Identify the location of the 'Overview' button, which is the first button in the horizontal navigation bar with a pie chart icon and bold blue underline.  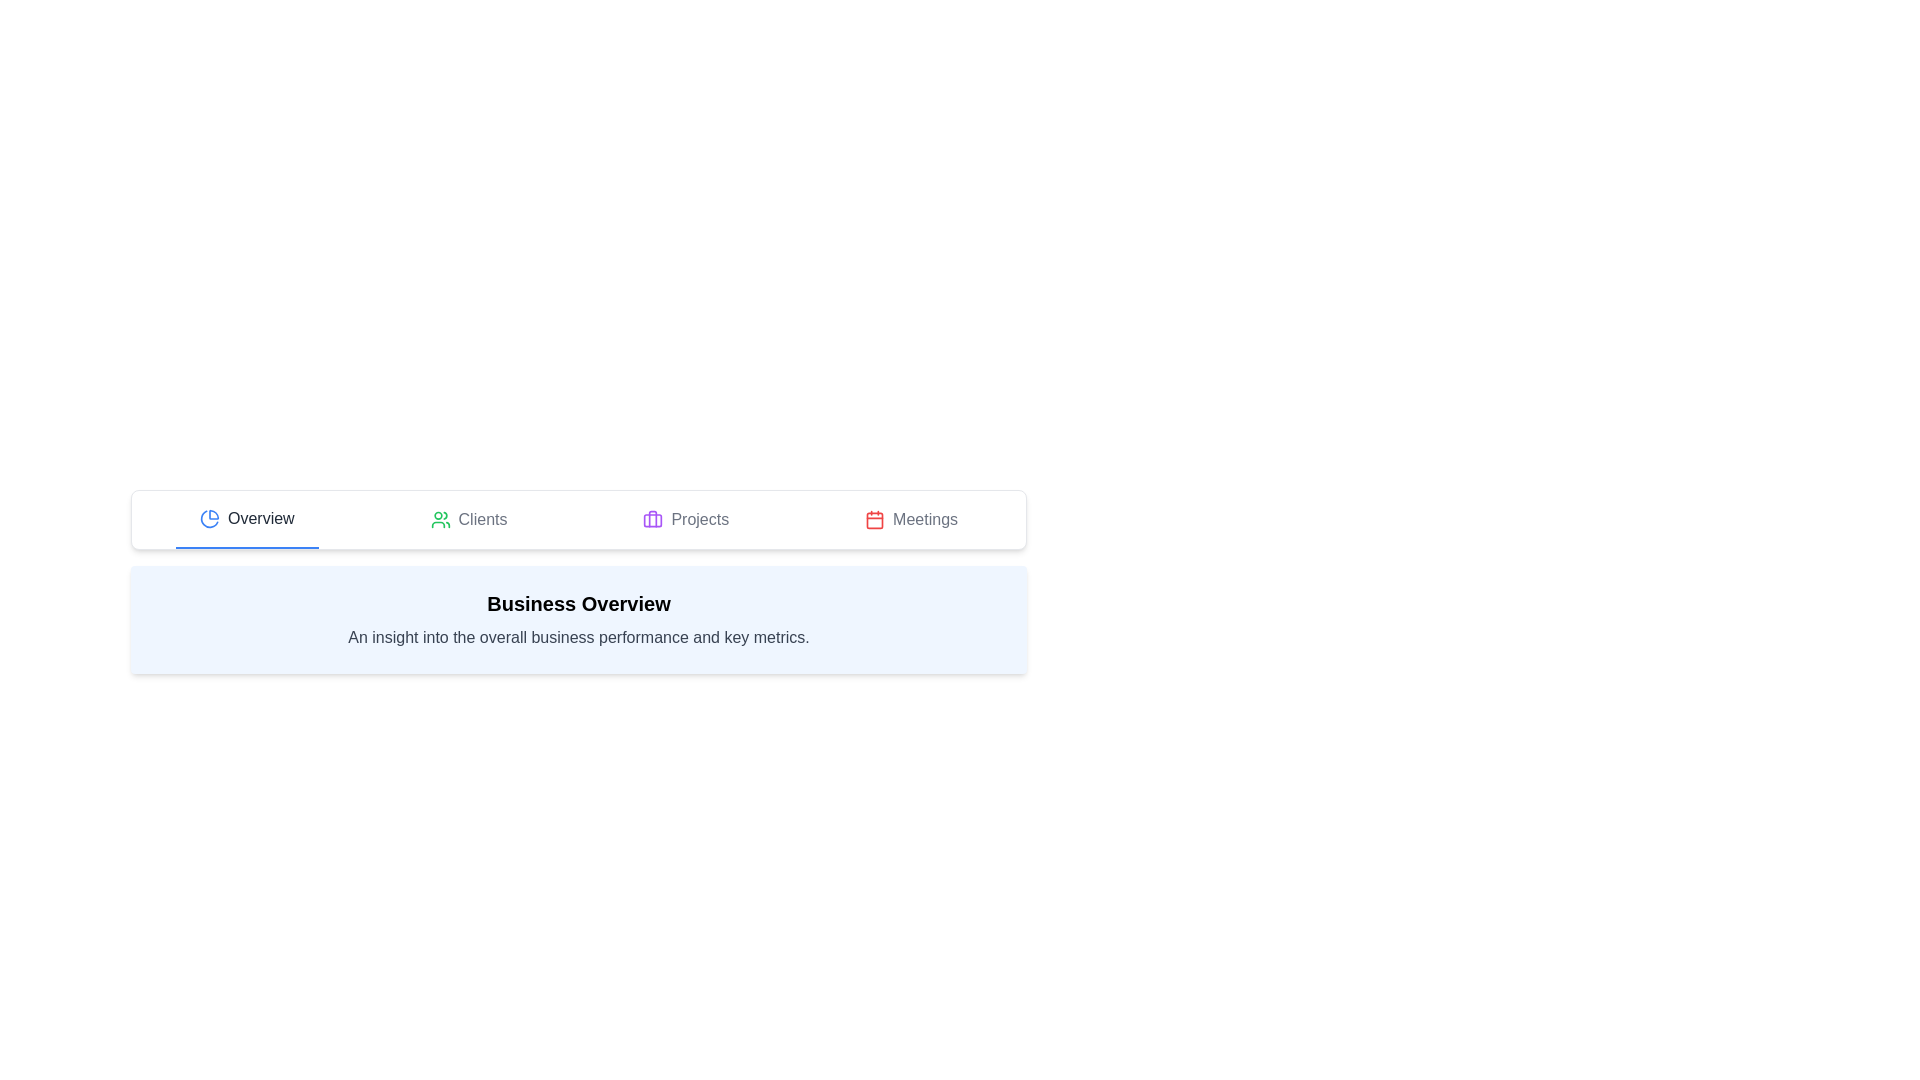
(246, 519).